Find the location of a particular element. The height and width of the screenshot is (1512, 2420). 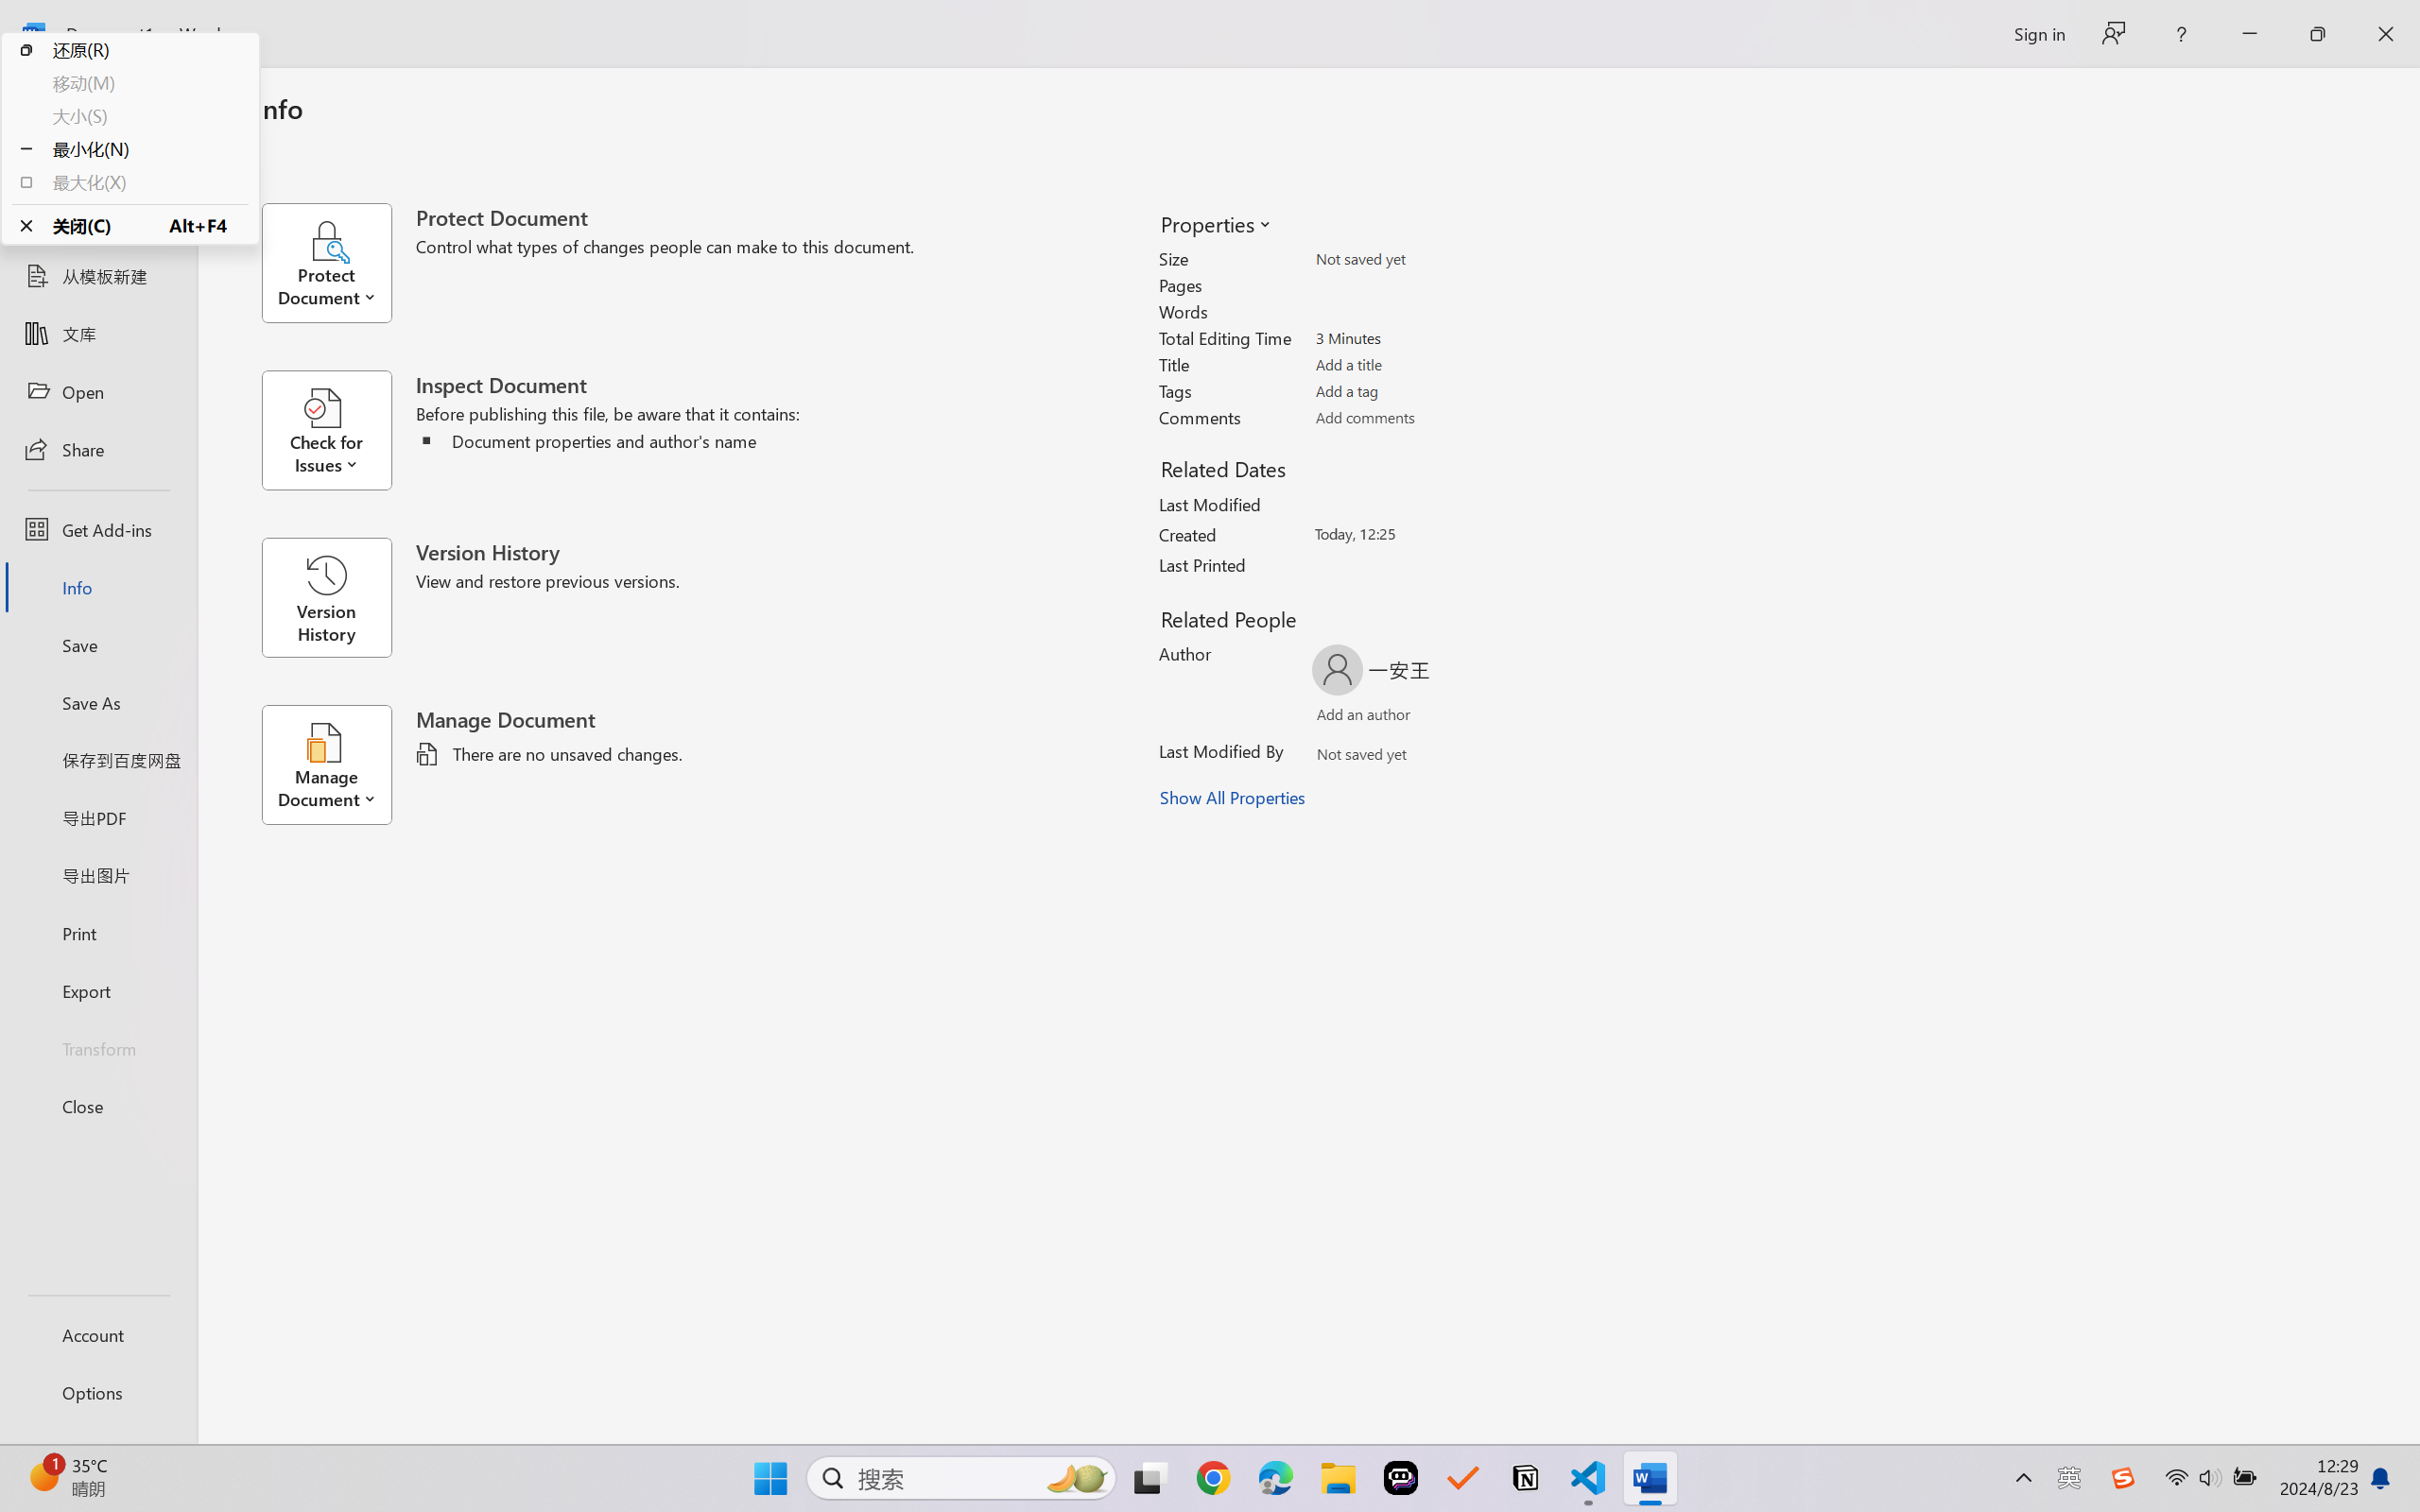

'Words' is located at coordinates (1426, 311).